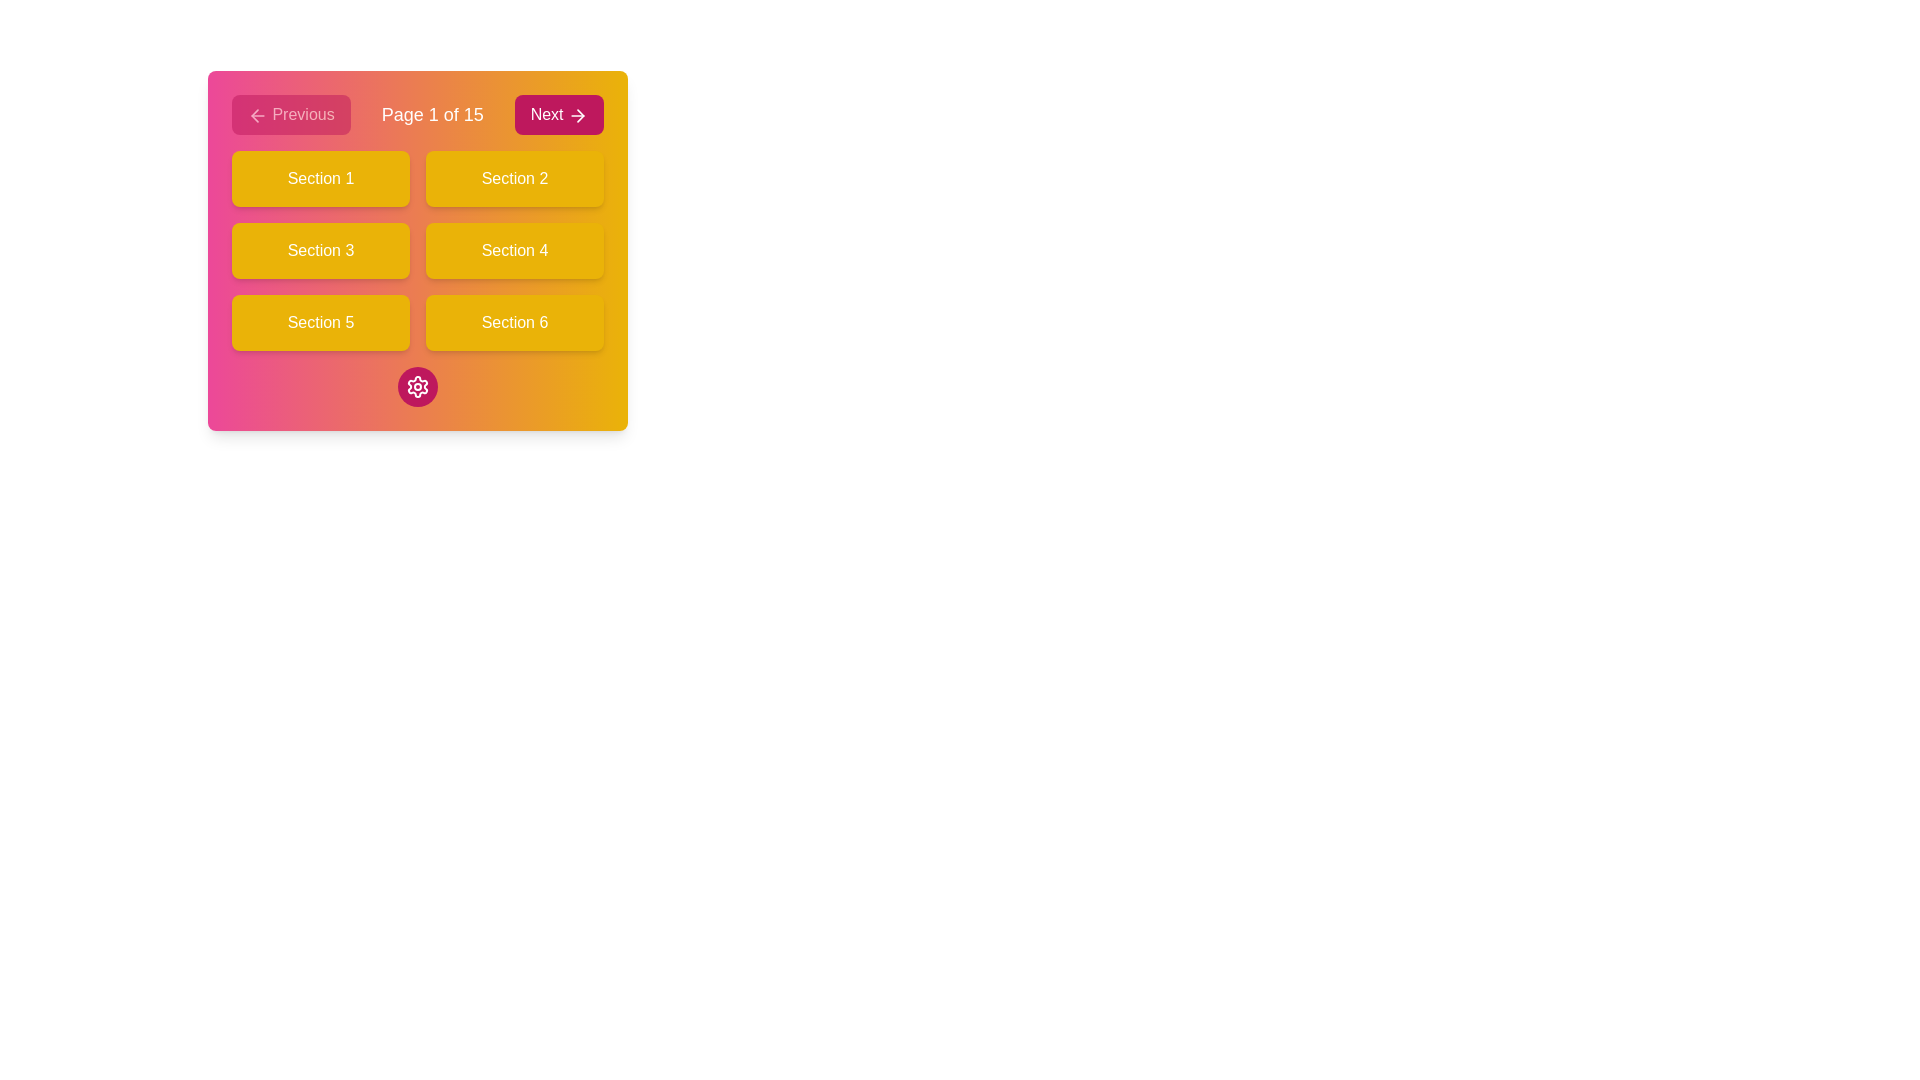 The height and width of the screenshot is (1080, 1920). Describe the element at coordinates (416, 386) in the screenshot. I see `the settings icon button located at the center bottom of the interface` at that location.